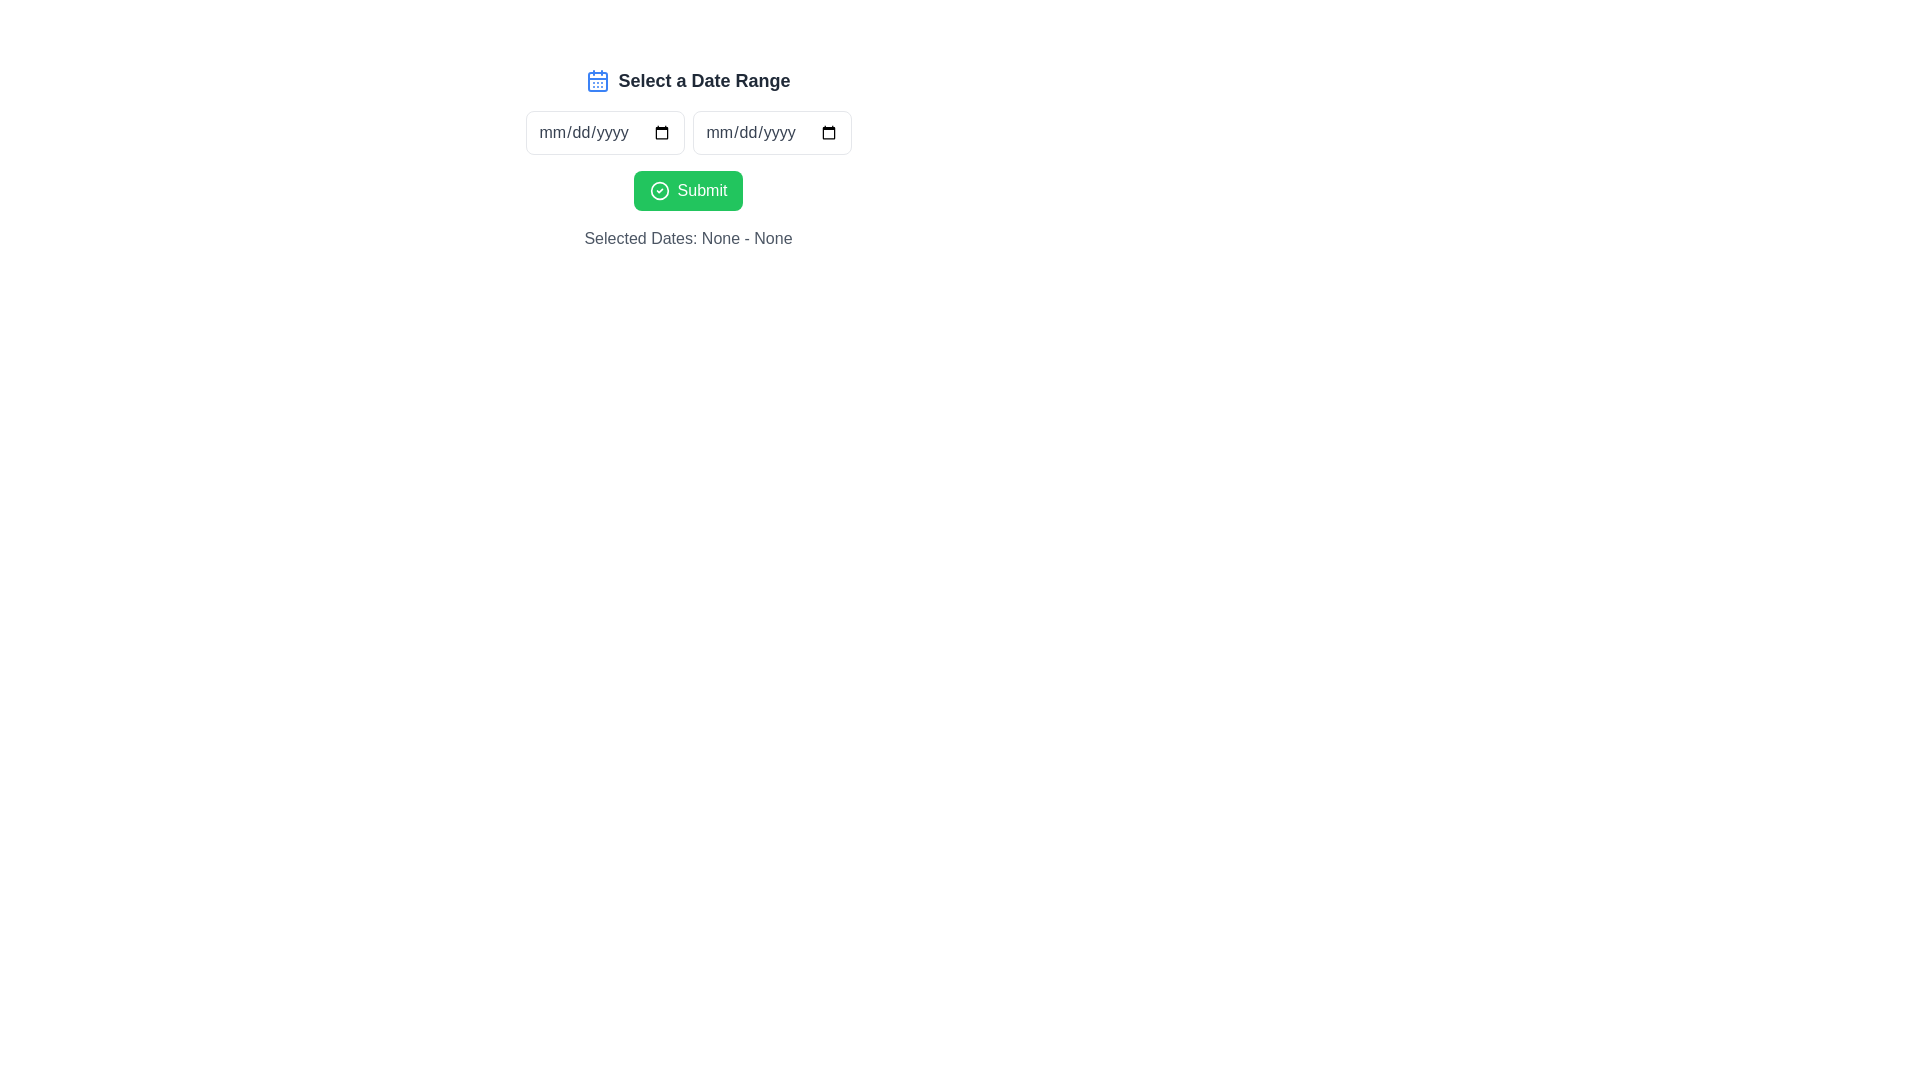 This screenshot has height=1080, width=1920. What do you see at coordinates (603, 132) in the screenshot?
I see `the Date Input Field located at the top-left corner of the date range selection layout` at bounding box center [603, 132].